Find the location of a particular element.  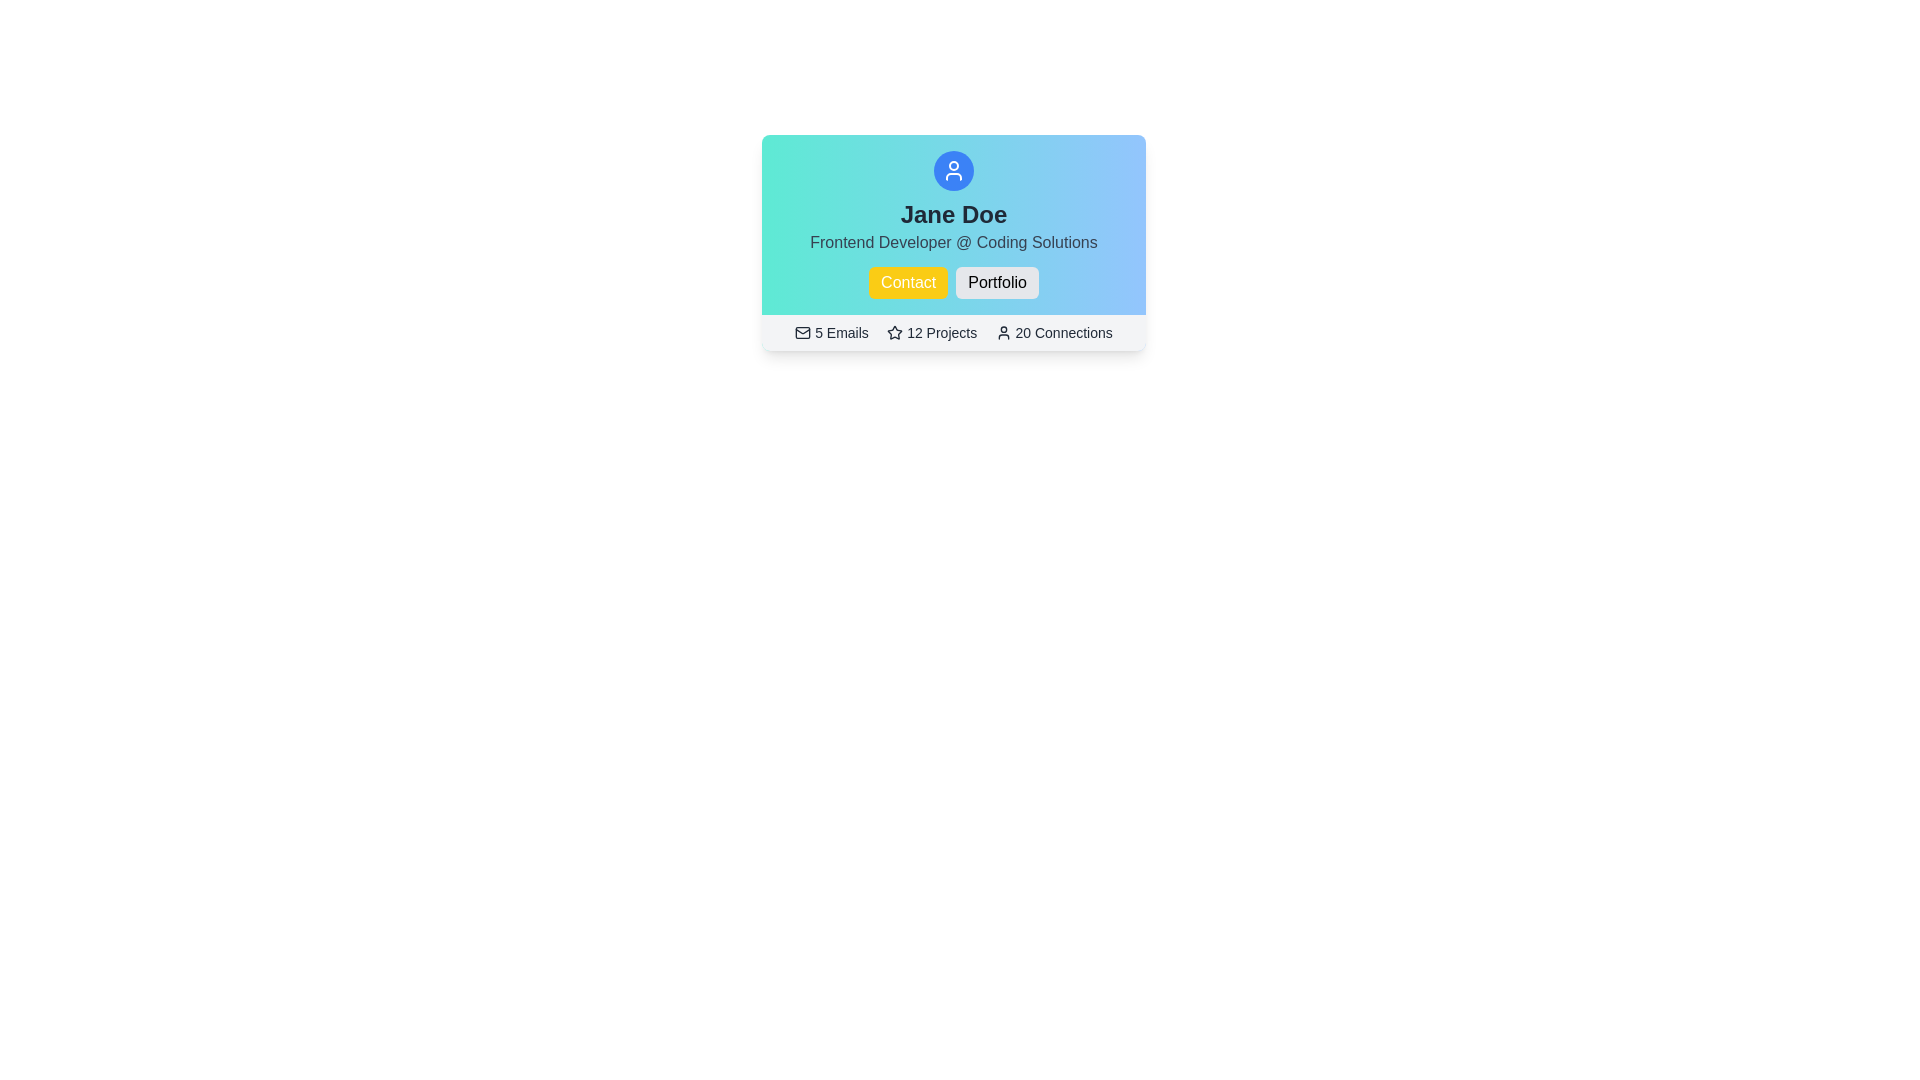

the label displaying 'Jane Doe' by moving the cursor to its center for emphasis is located at coordinates (953, 215).